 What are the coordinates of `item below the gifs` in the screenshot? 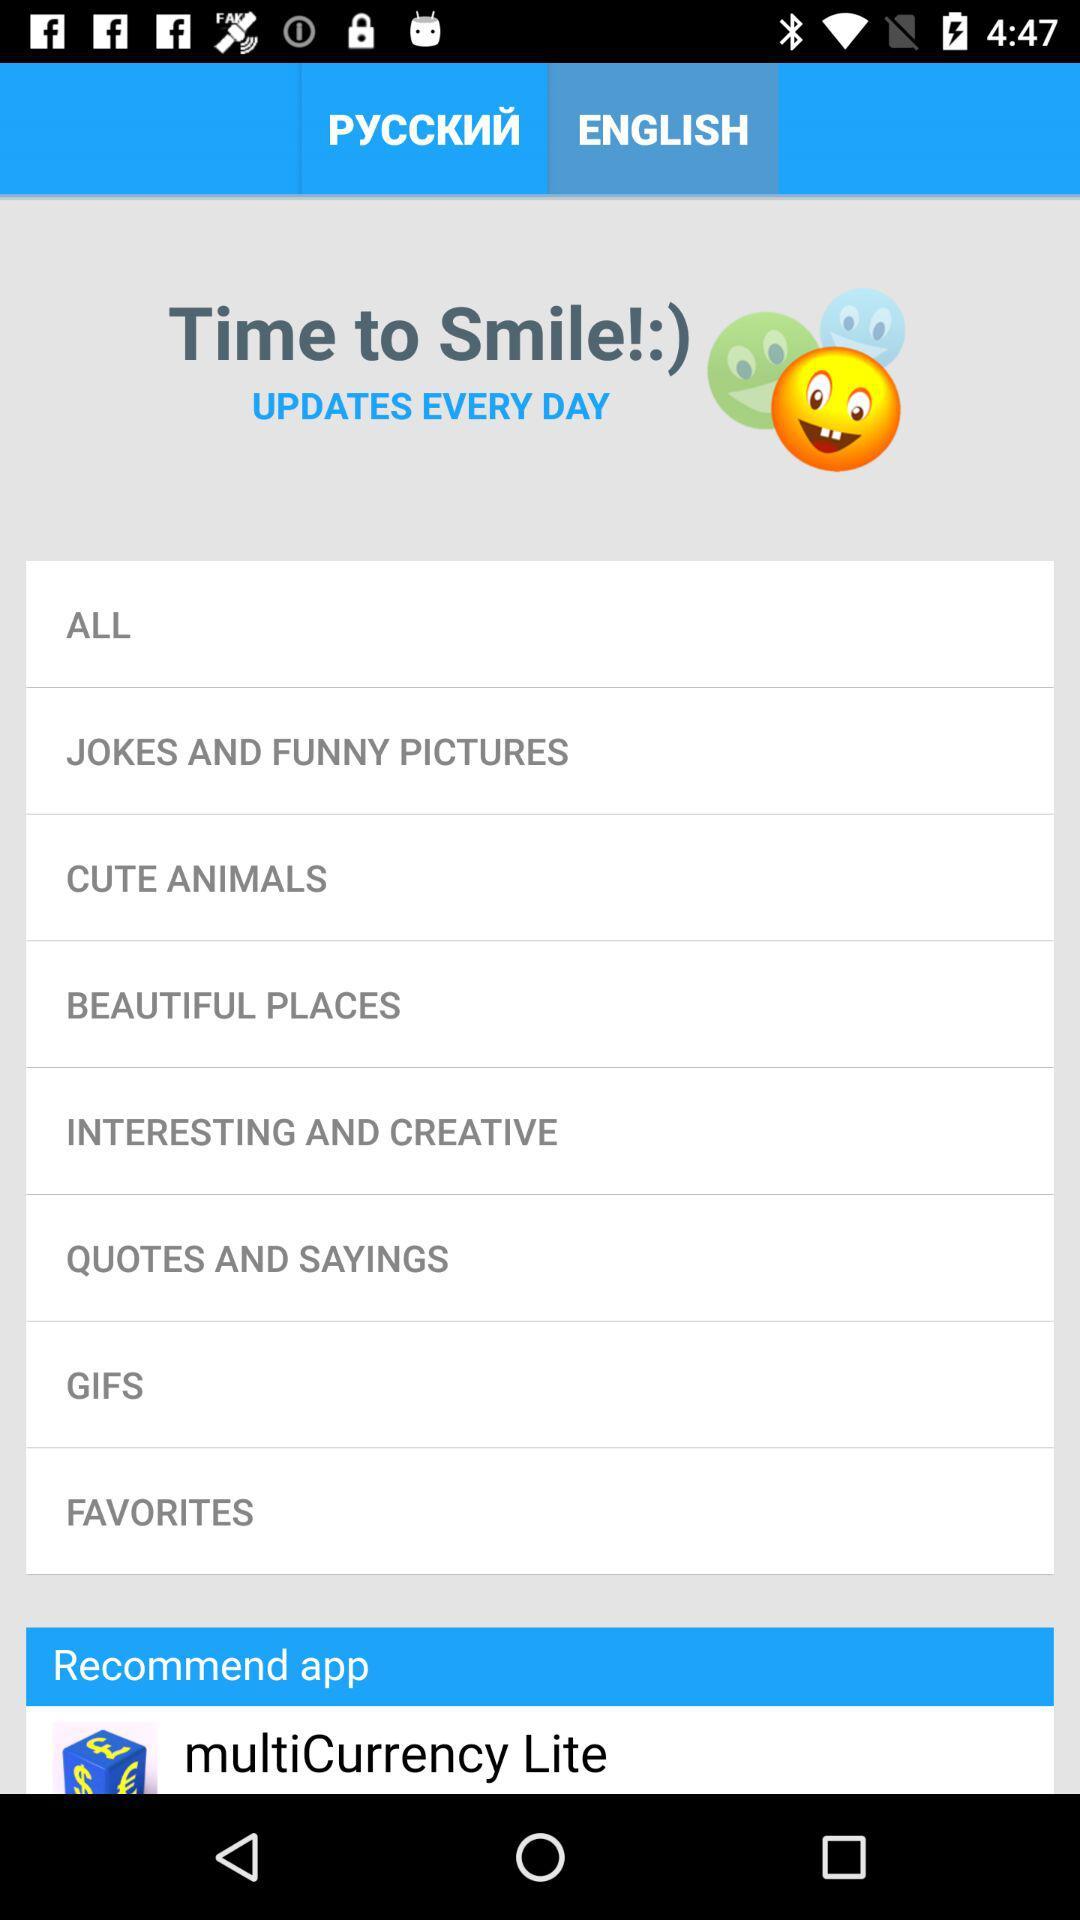 It's located at (540, 1511).